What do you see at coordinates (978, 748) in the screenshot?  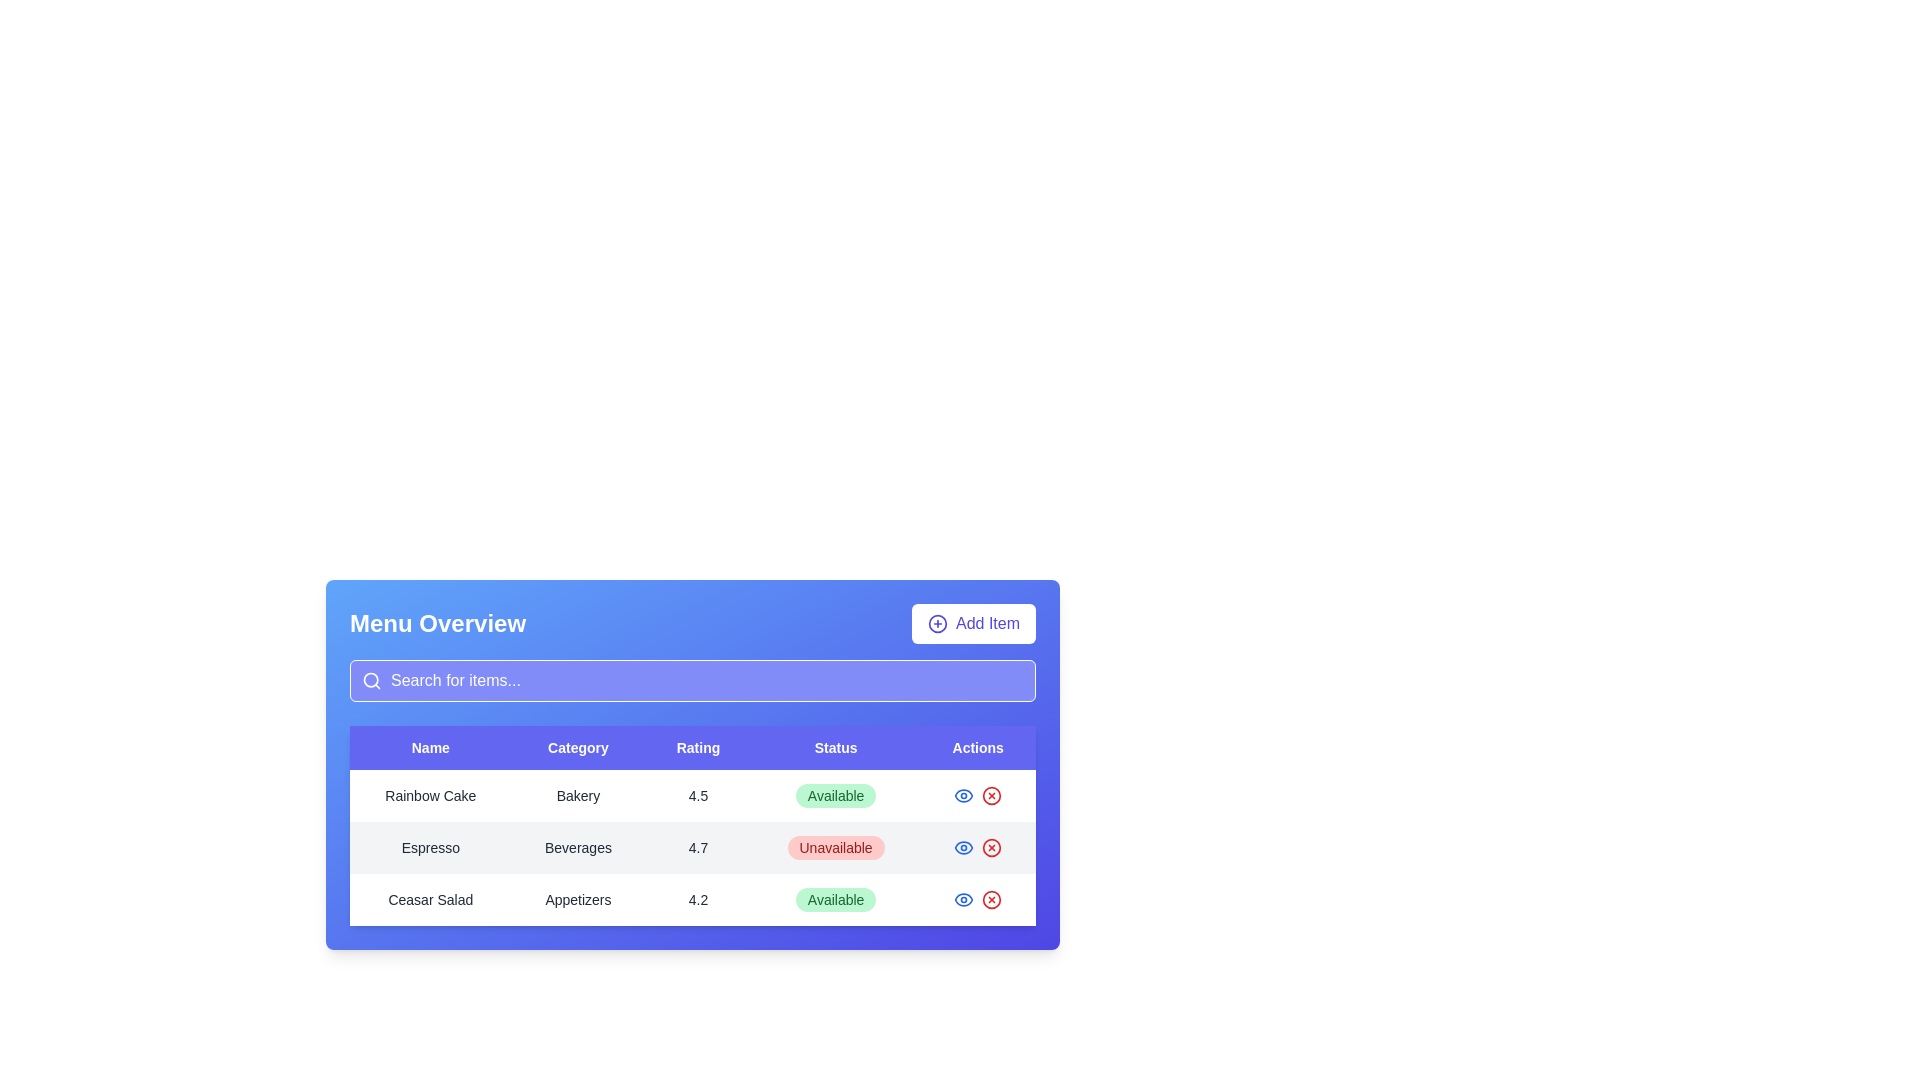 I see `the text label displaying 'Actions', which is the rightmost column header in the table with a purple background and white text` at bounding box center [978, 748].